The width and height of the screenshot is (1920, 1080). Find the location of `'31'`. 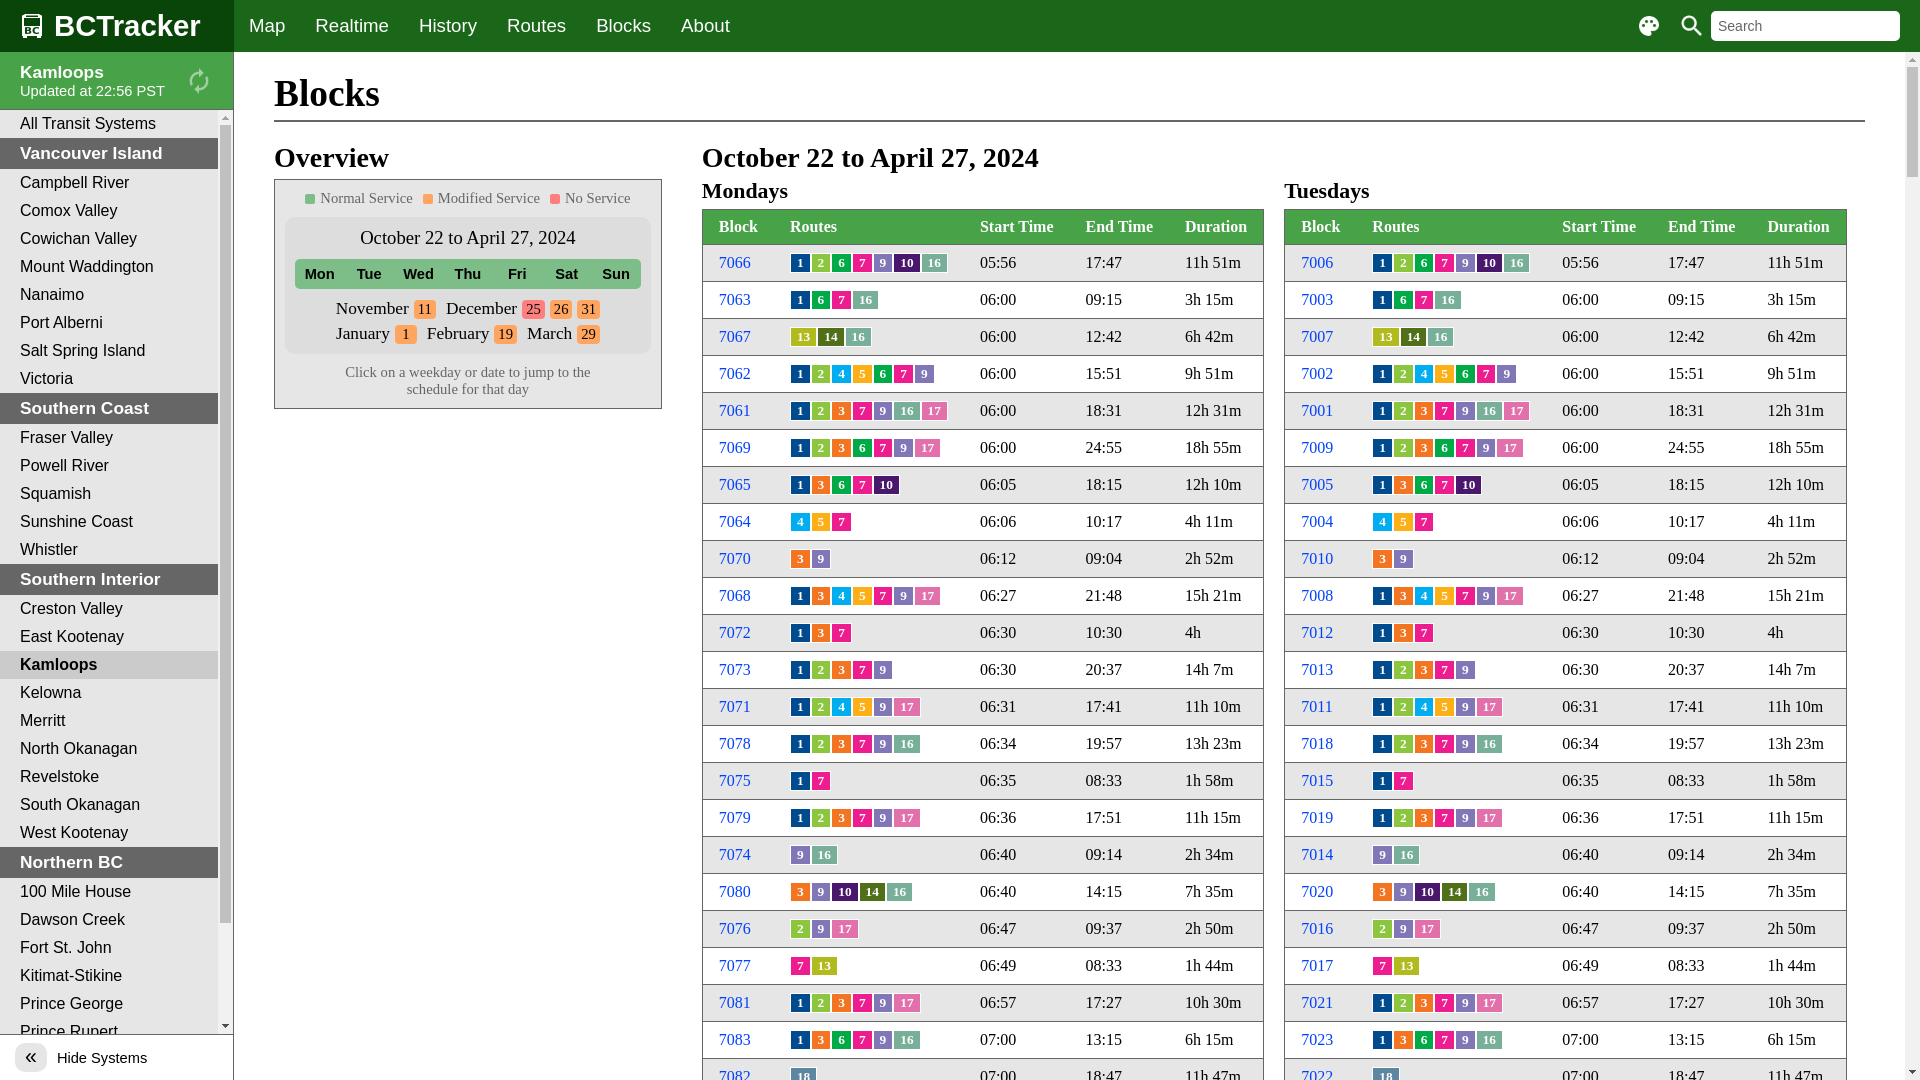

'31' is located at coordinates (587, 309).